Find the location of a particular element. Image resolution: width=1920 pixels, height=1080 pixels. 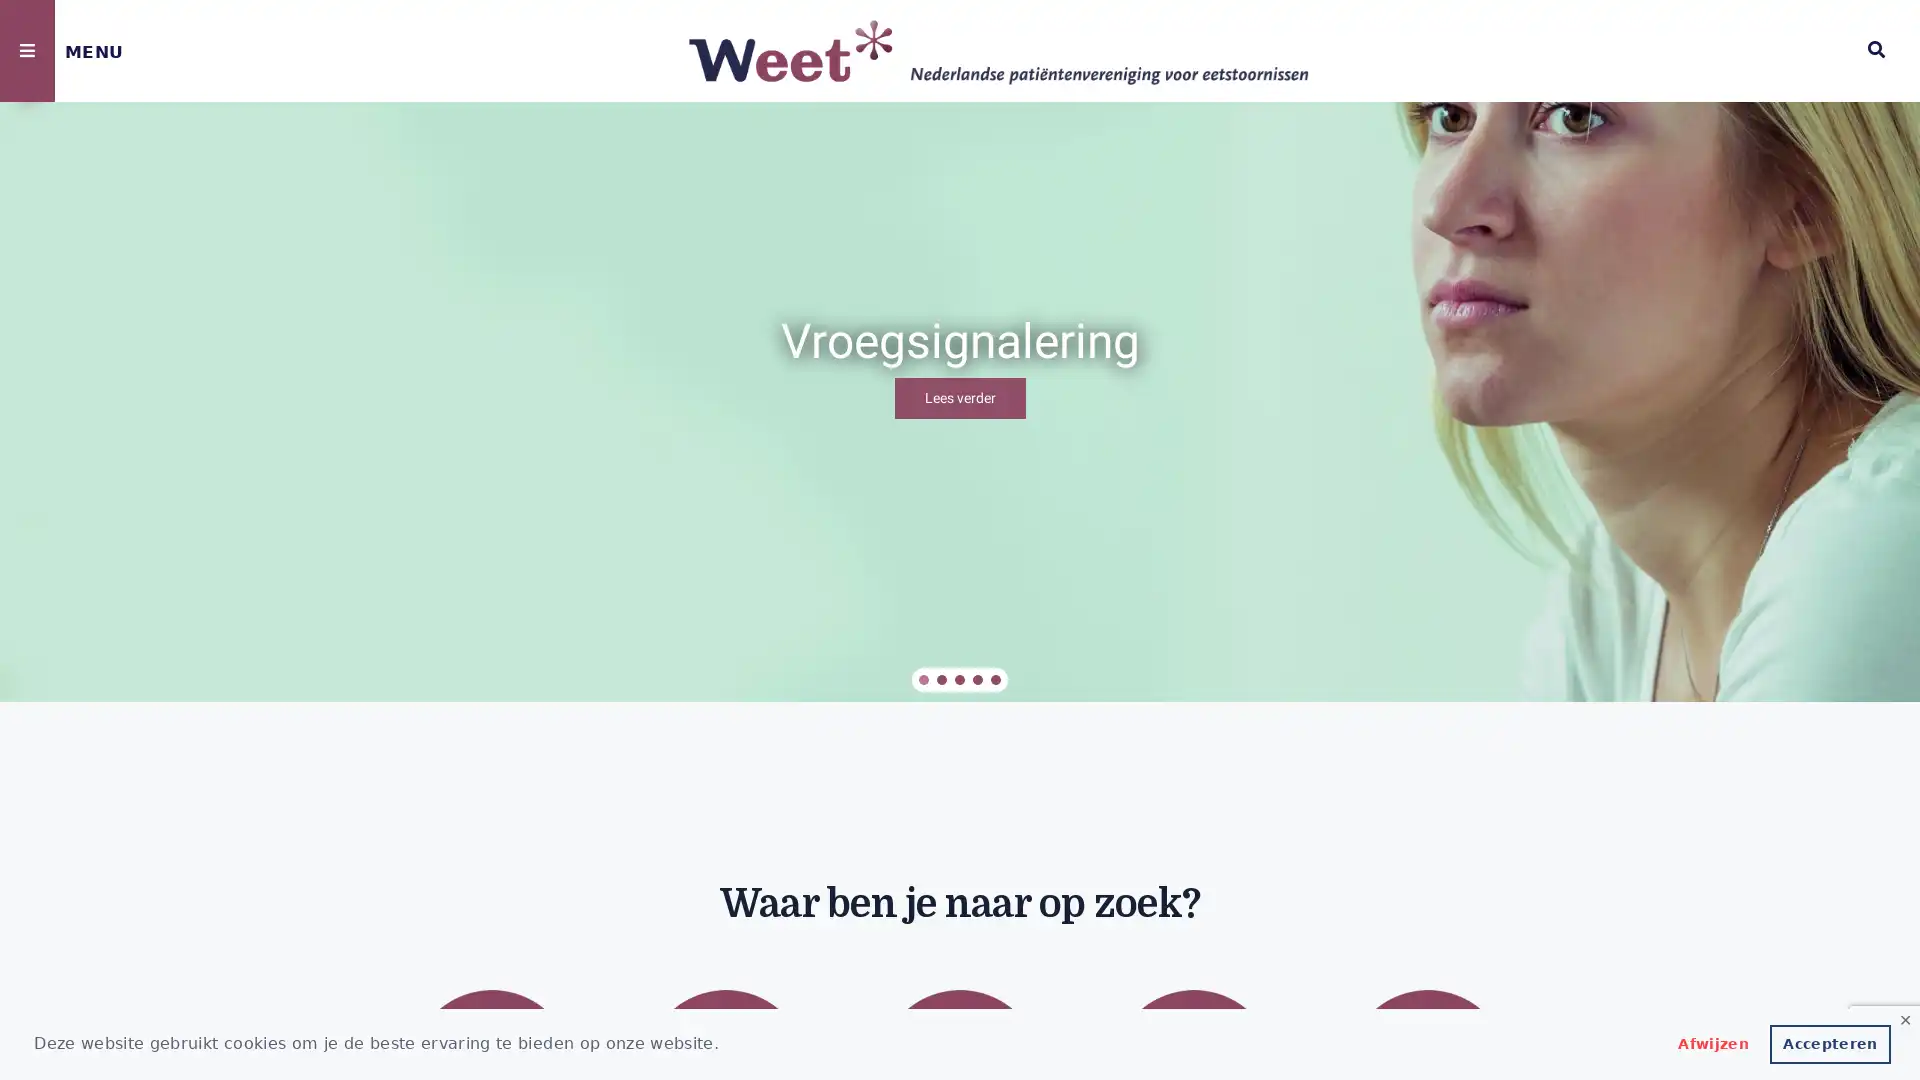

Vacatures is located at coordinates (960, 678).